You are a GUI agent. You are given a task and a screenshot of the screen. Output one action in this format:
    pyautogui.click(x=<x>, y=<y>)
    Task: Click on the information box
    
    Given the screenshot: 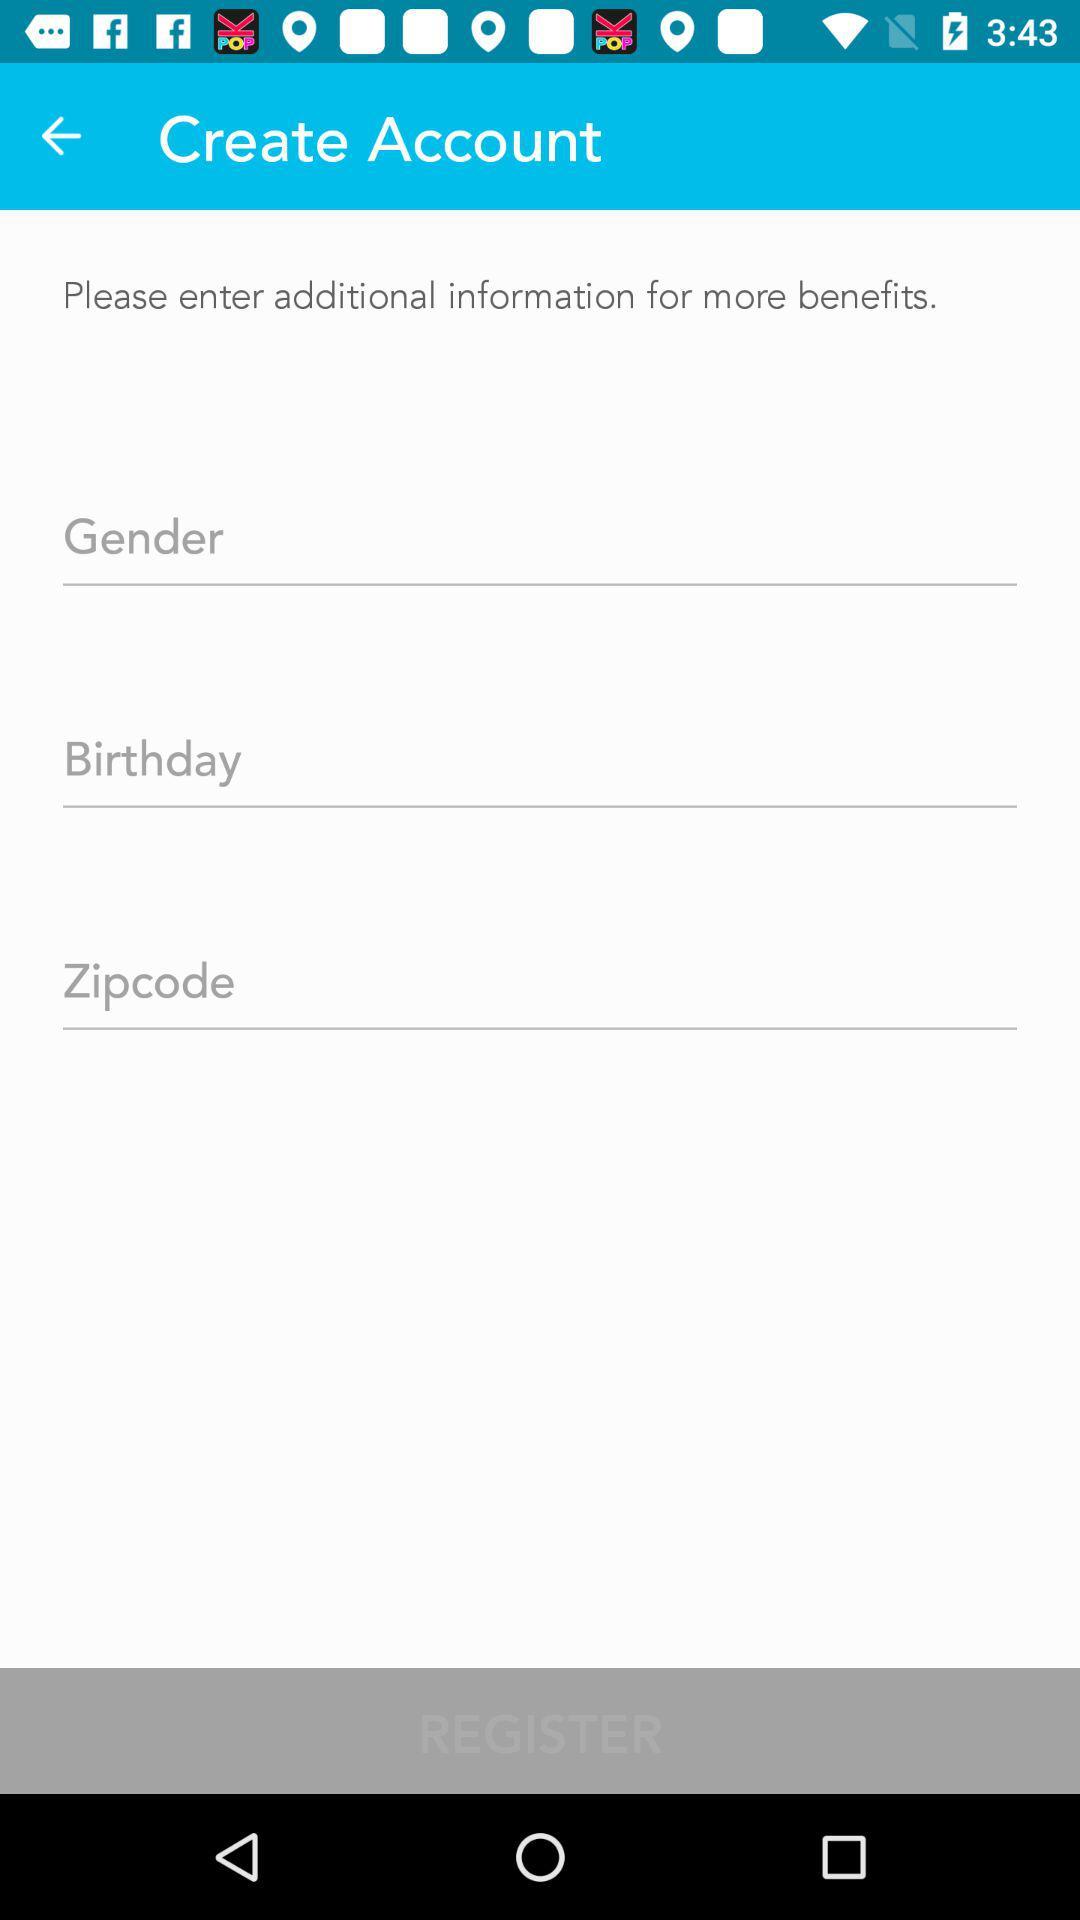 What is the action you would take?
    pyautogui.click(x=540, y=529)
    